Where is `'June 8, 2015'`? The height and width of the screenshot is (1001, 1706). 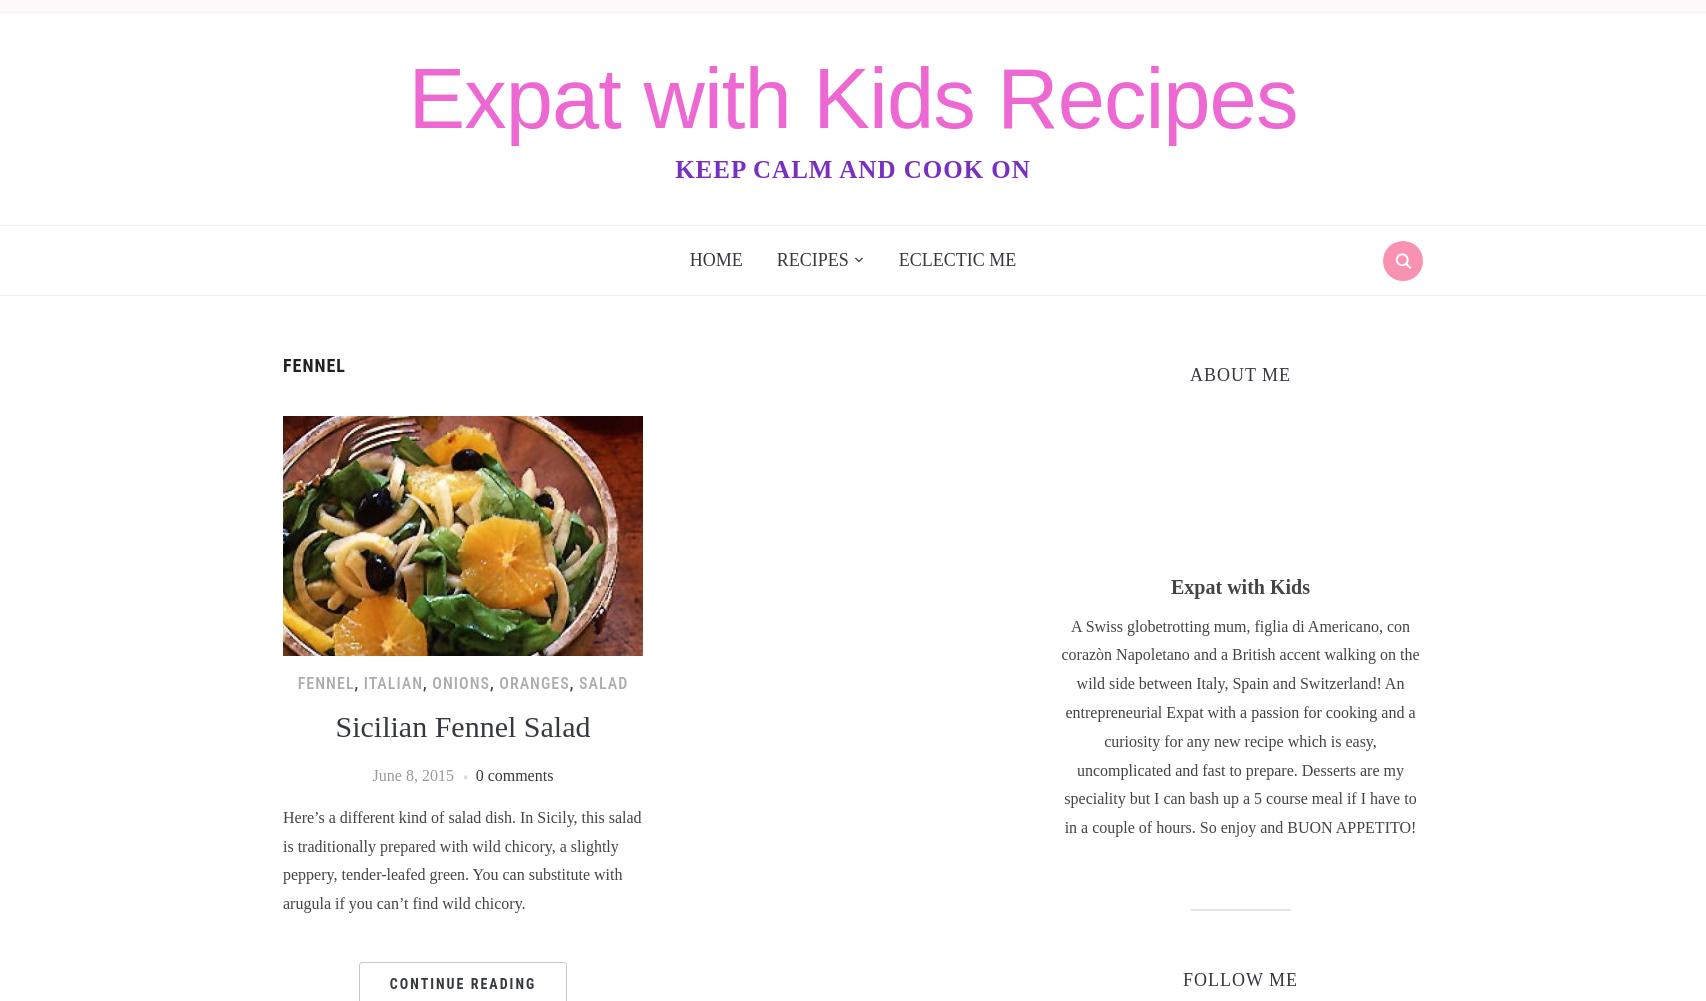
'June 8, 2015' is located at coordinates (412, 775).